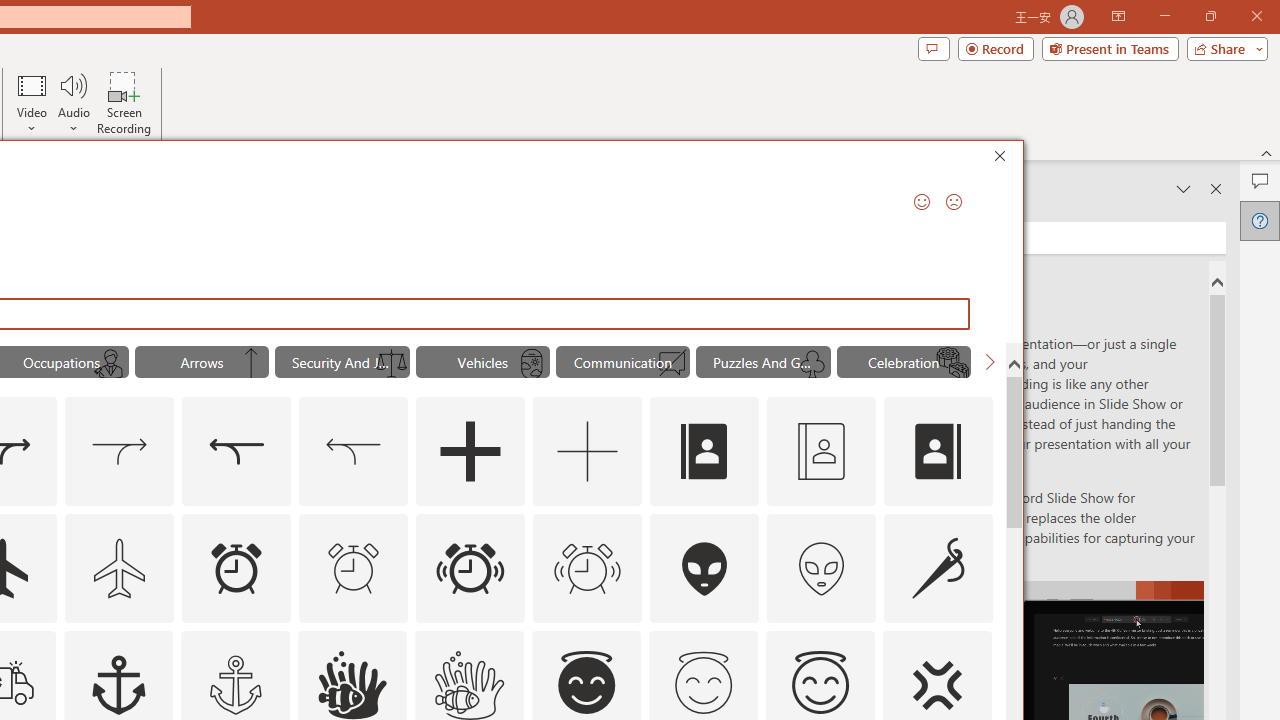  What do you see at coordinates (762, 362) in the screenshot?
I see `'"Puzzles And Games" Icons.'` at bounding box center [762, 362].